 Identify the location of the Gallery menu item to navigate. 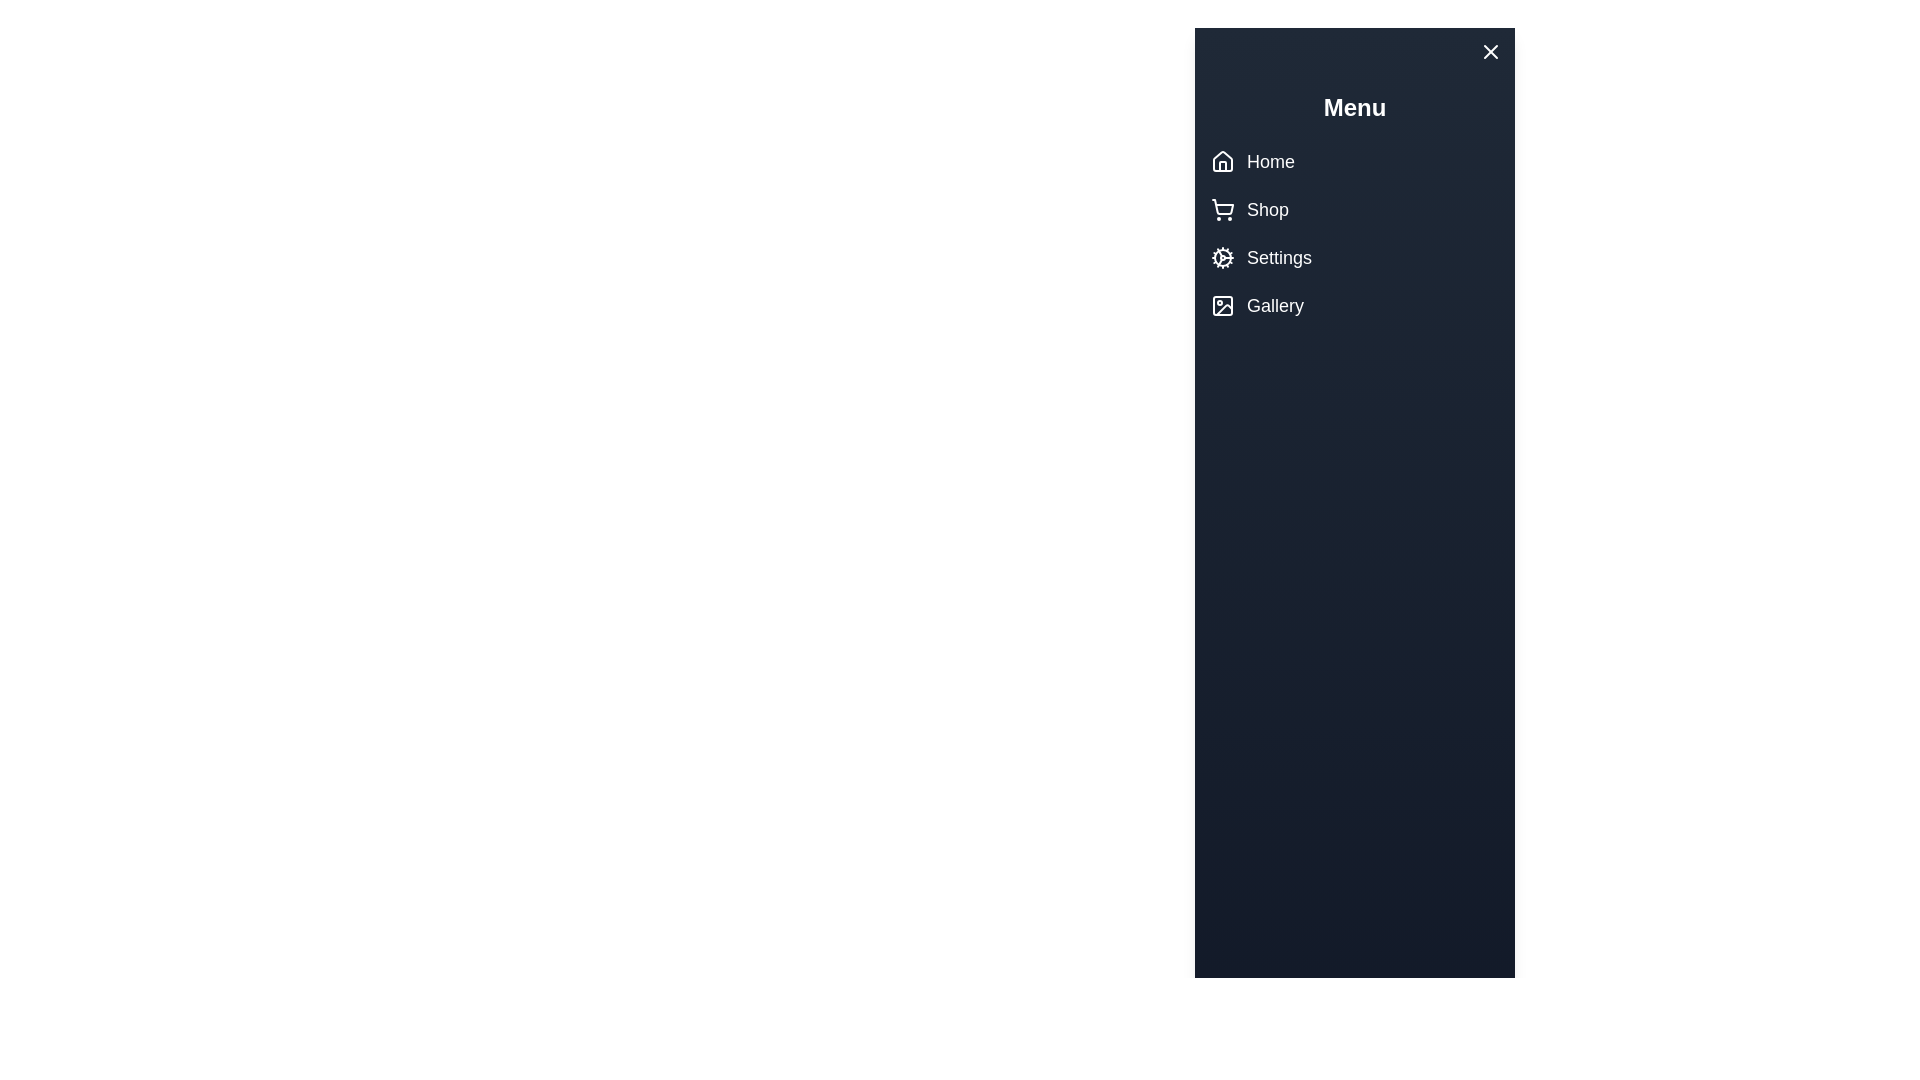
(1305, 305).